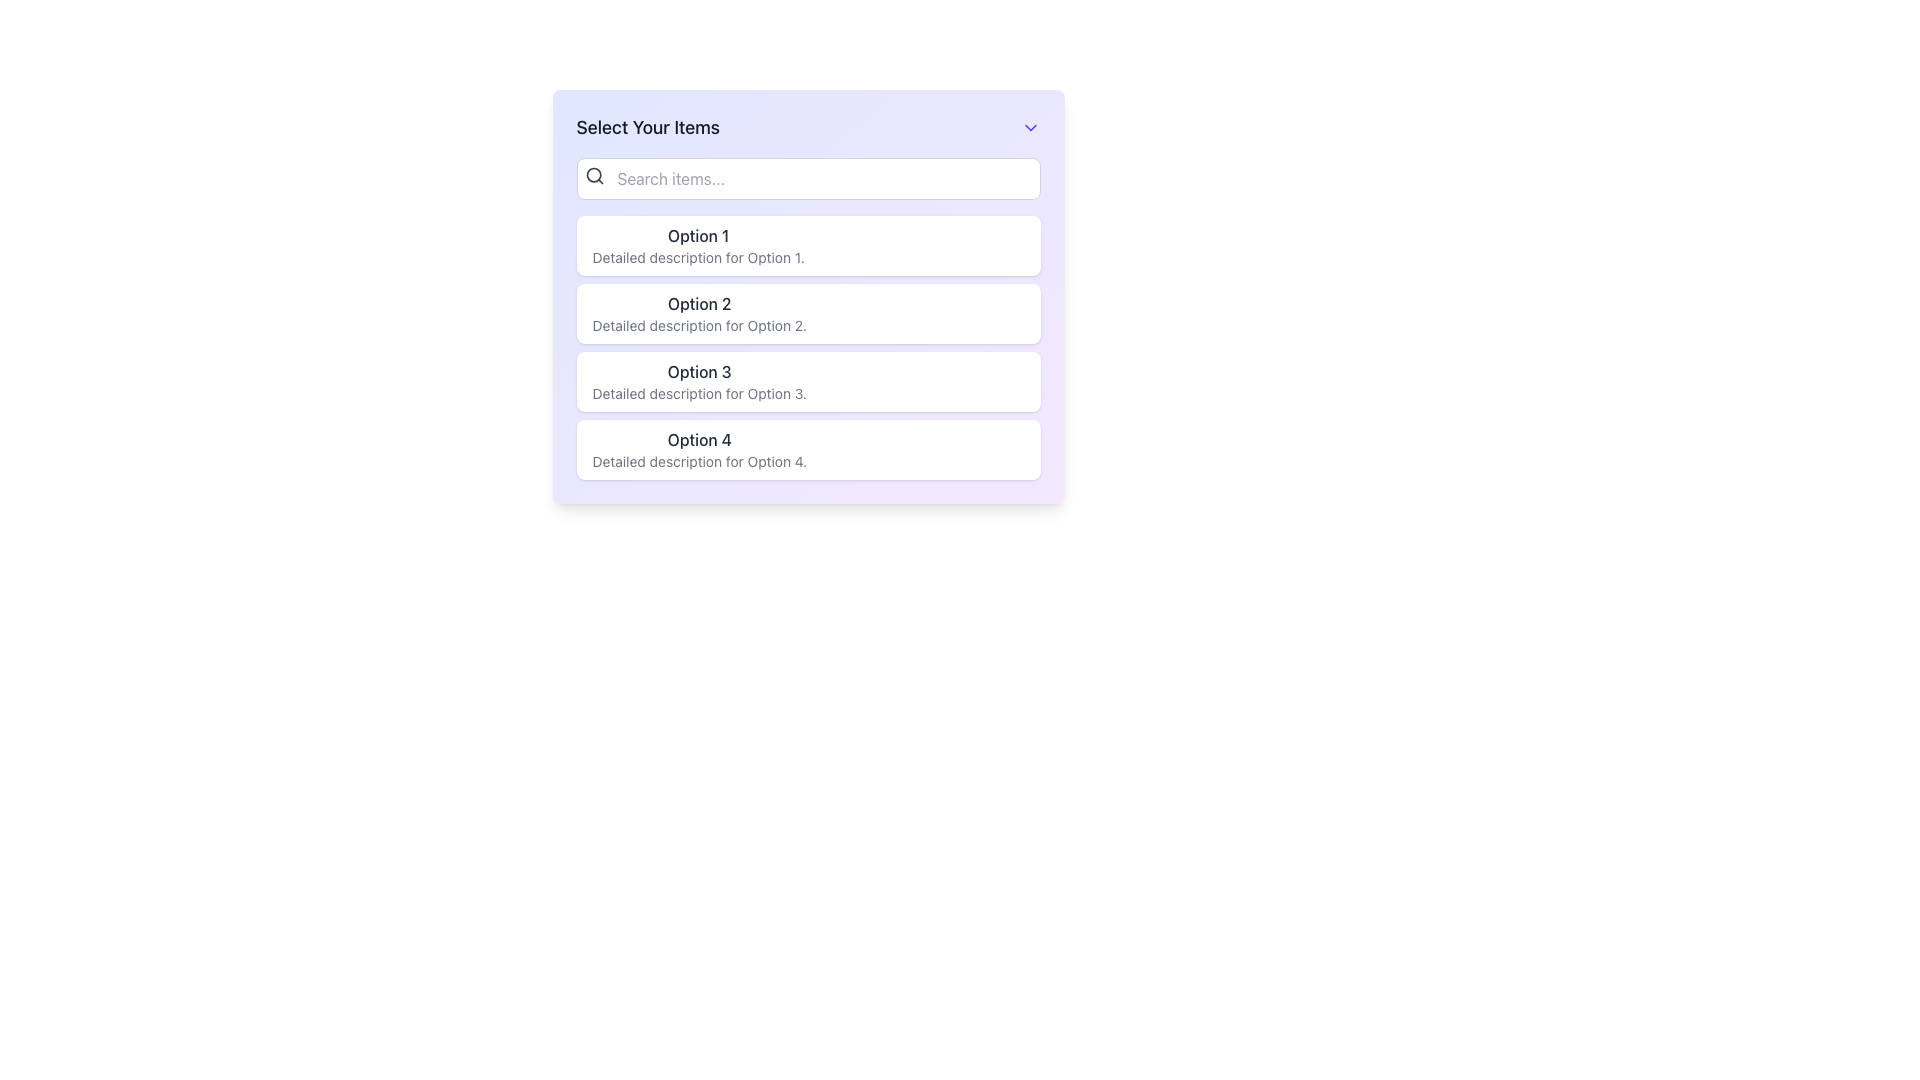 Image resolution: width=1920 pixels, height=1080 pixels. What do you see at coordinates (699, 438) in the screenshot?
I see `the text label displaying 'Option 4', which is styled in gray-black color and is the fourth option in the list titled 'Select Your Items'` at bounding box center [699, 438].